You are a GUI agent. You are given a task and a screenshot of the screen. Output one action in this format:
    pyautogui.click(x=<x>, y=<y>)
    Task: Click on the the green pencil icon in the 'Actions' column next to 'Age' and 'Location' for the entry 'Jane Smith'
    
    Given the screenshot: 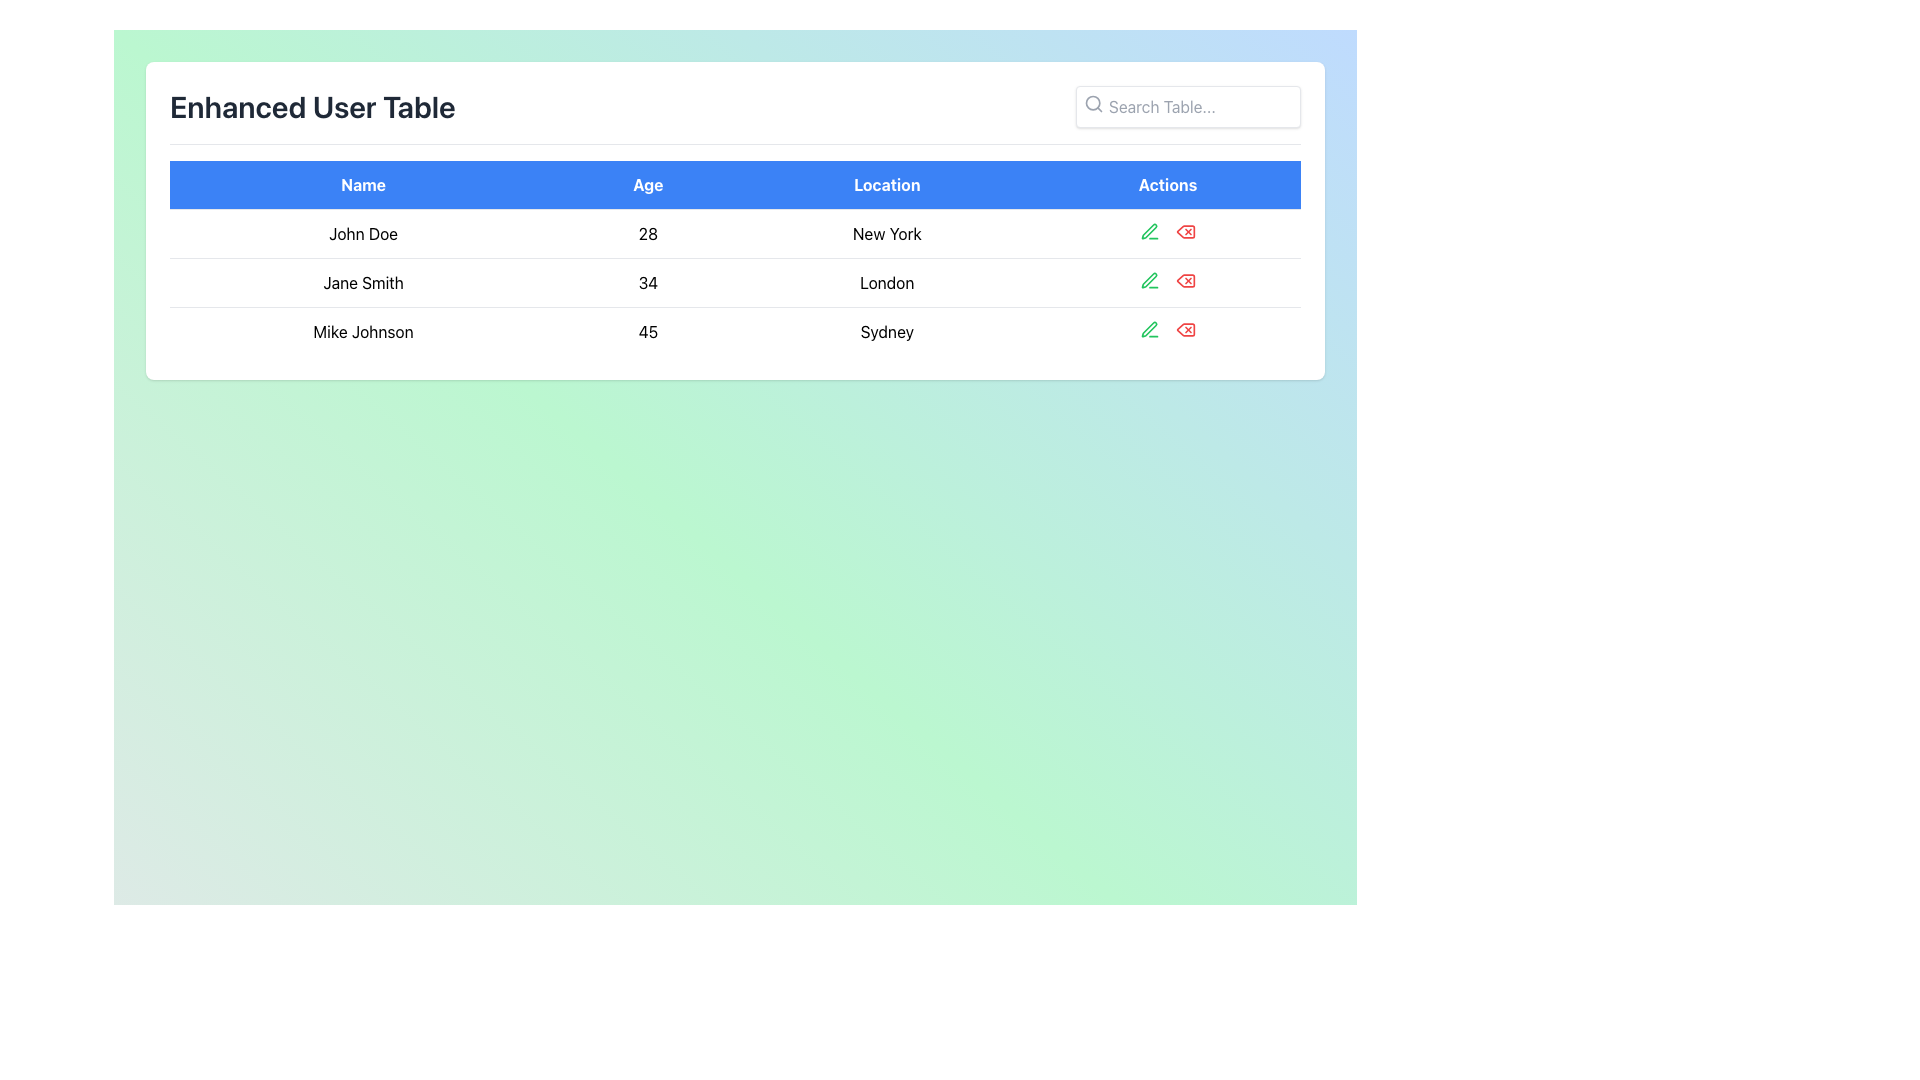 What is the action you would take?
    pyautogui.click(x=1149, y=280)
    